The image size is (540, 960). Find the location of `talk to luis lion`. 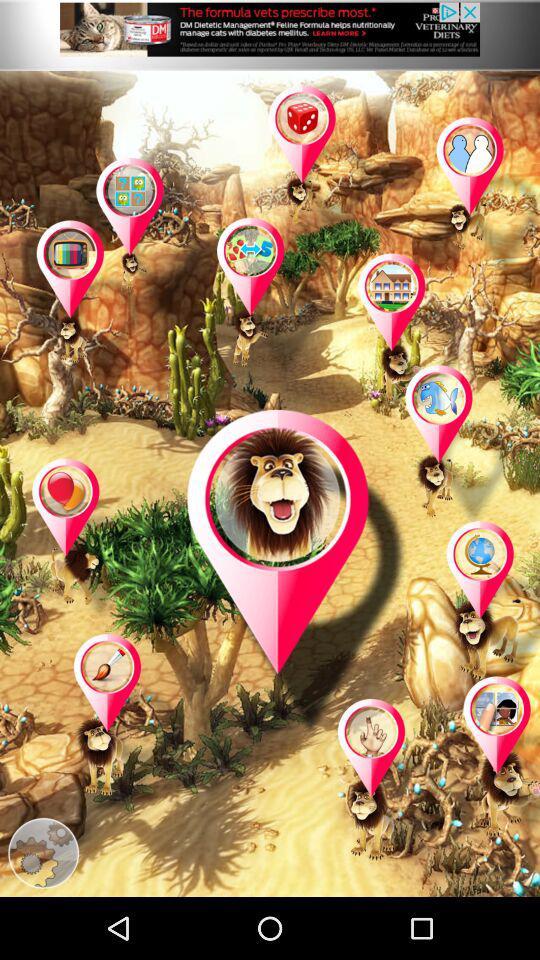

talk to luis lion is located at coordinates (296, 573).